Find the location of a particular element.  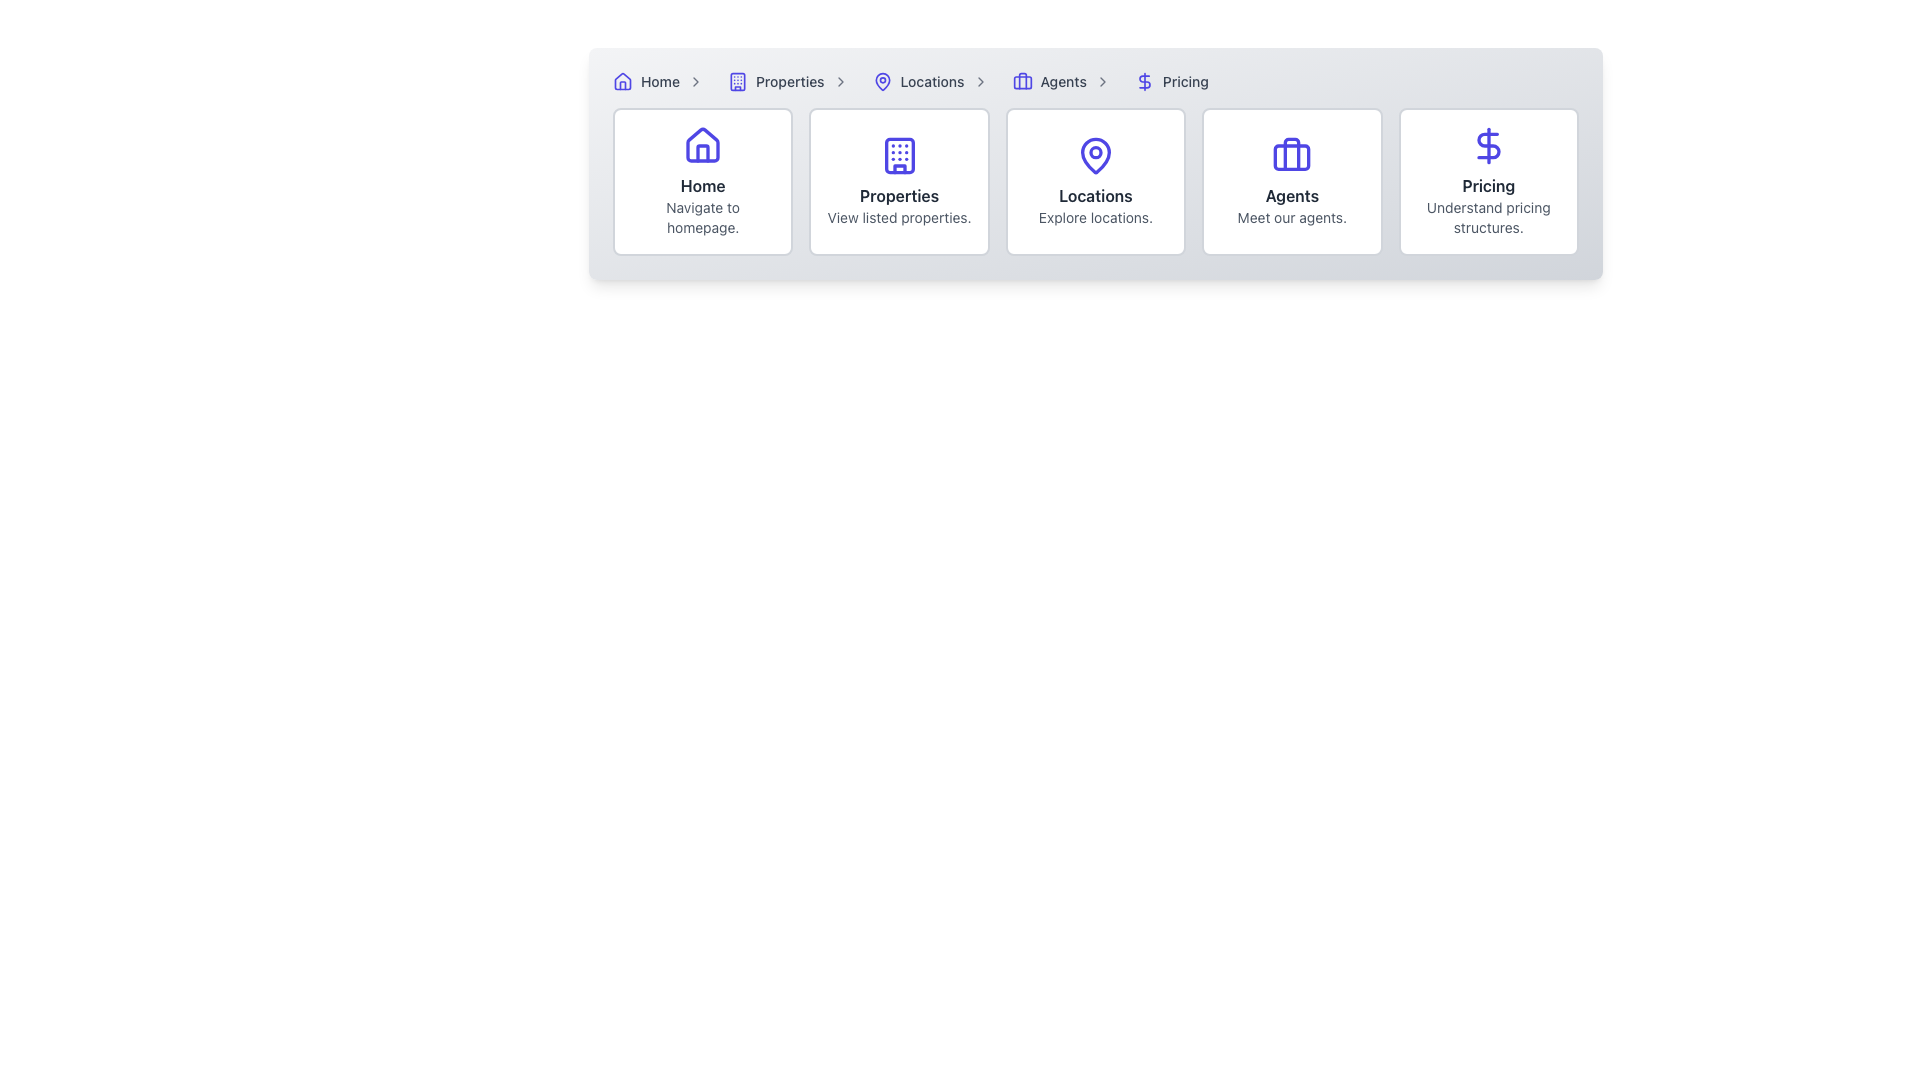

the decorative graphical shape that forms part of the briefcase icon in the 'Agents' card, located in the fourth column of the layout is located at coordinates (1292, 156).